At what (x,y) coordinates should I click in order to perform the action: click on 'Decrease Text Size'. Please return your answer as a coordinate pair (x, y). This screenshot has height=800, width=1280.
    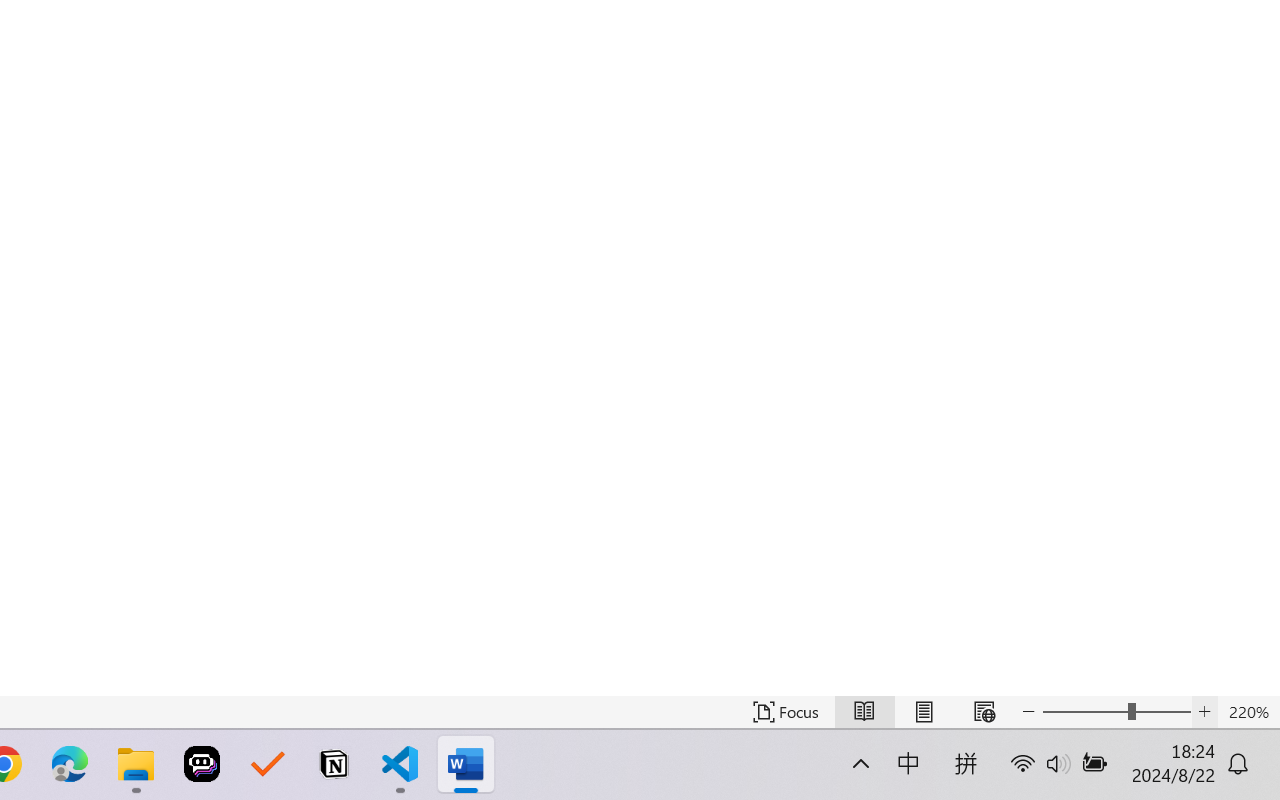
    Looking at the image, I should click on (1029, 711).